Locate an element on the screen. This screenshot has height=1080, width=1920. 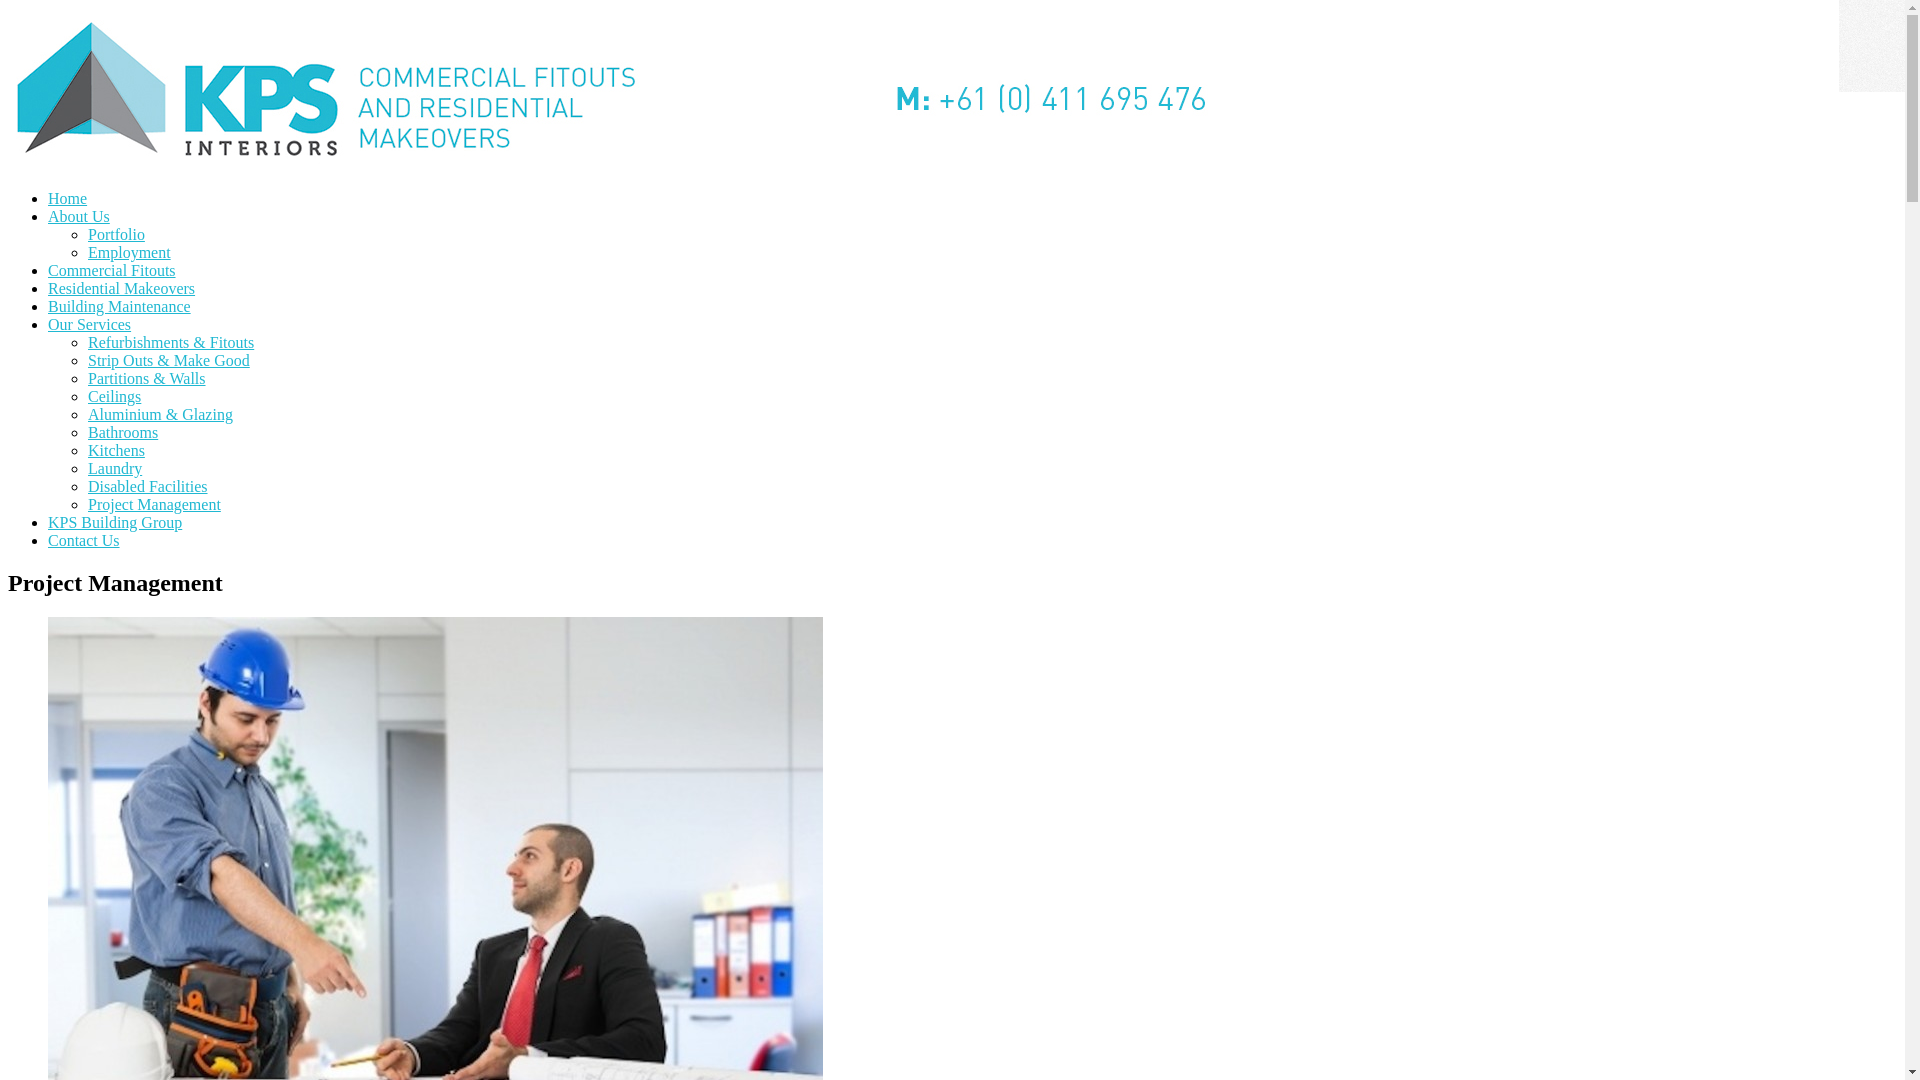
'Residential Makeovers' is located at coordinates (48, 288).